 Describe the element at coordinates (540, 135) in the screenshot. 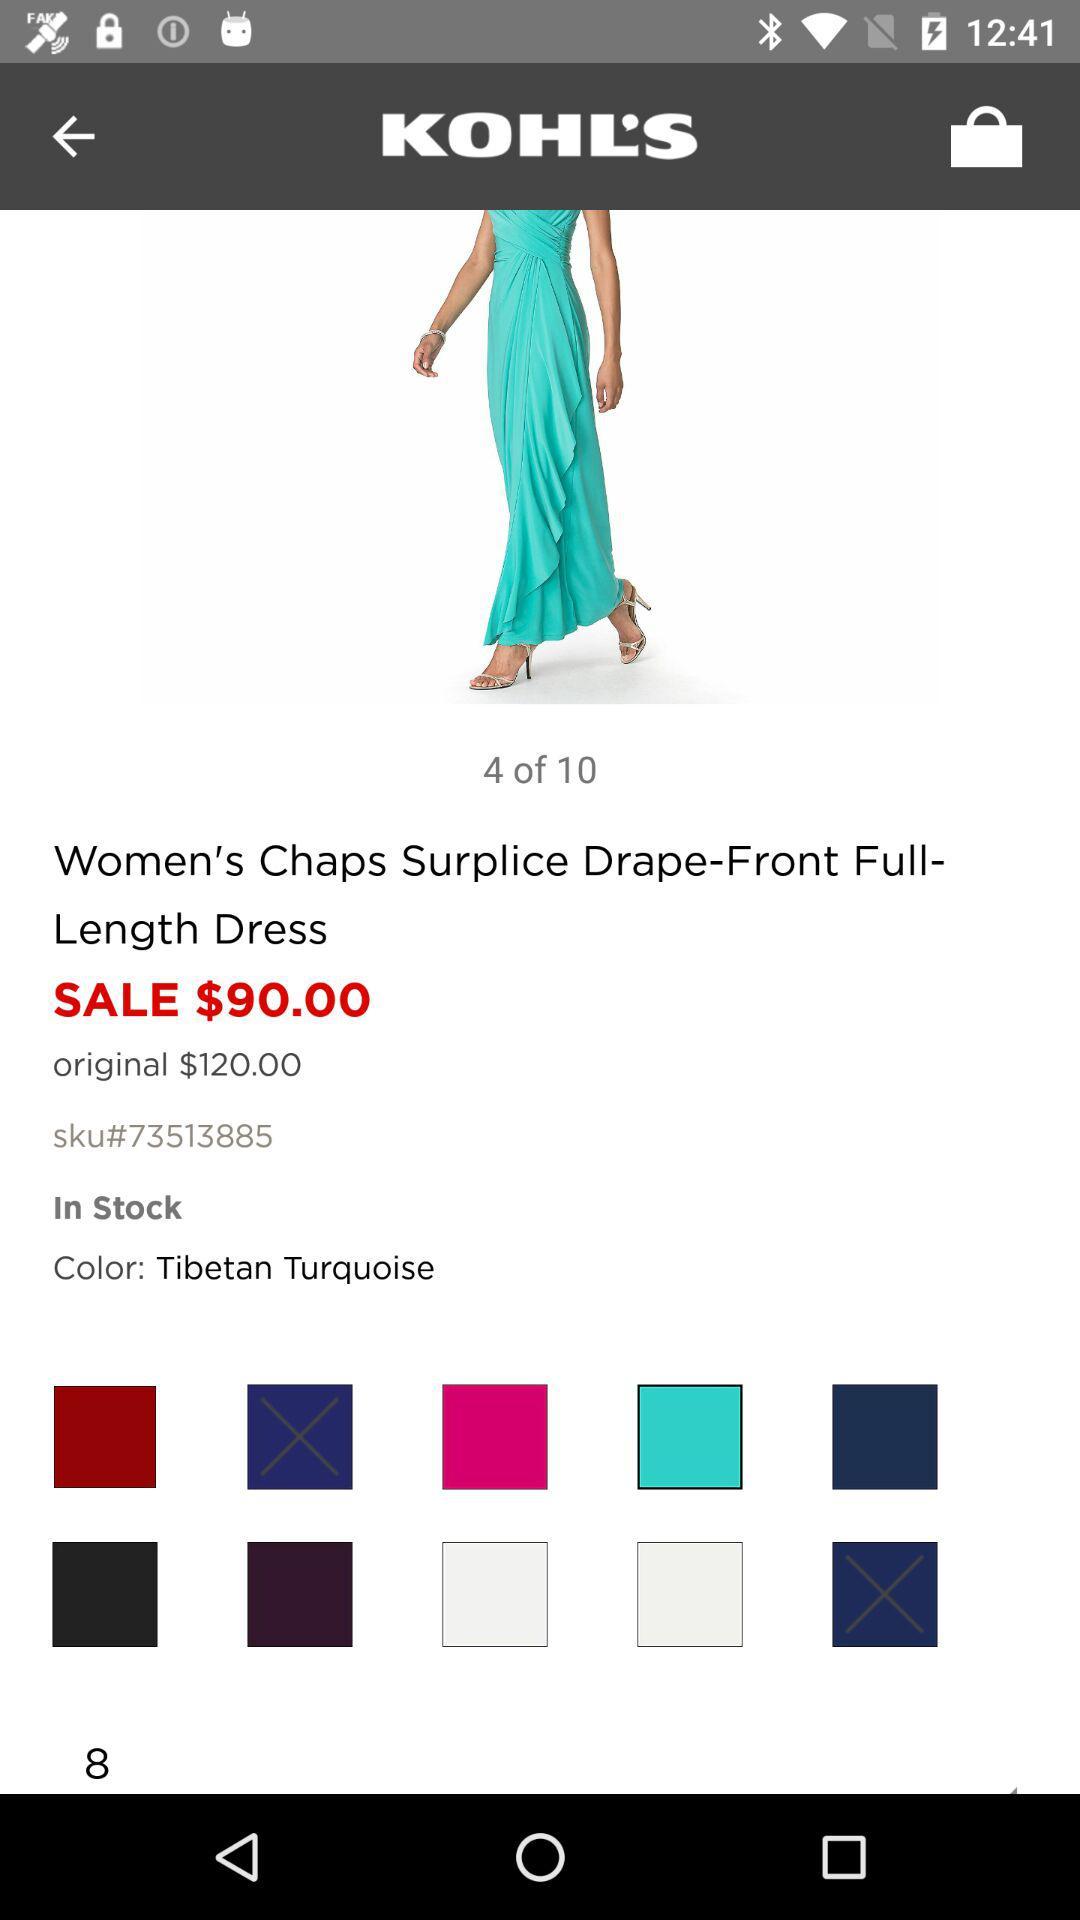

I see `the menu icon` at that location.